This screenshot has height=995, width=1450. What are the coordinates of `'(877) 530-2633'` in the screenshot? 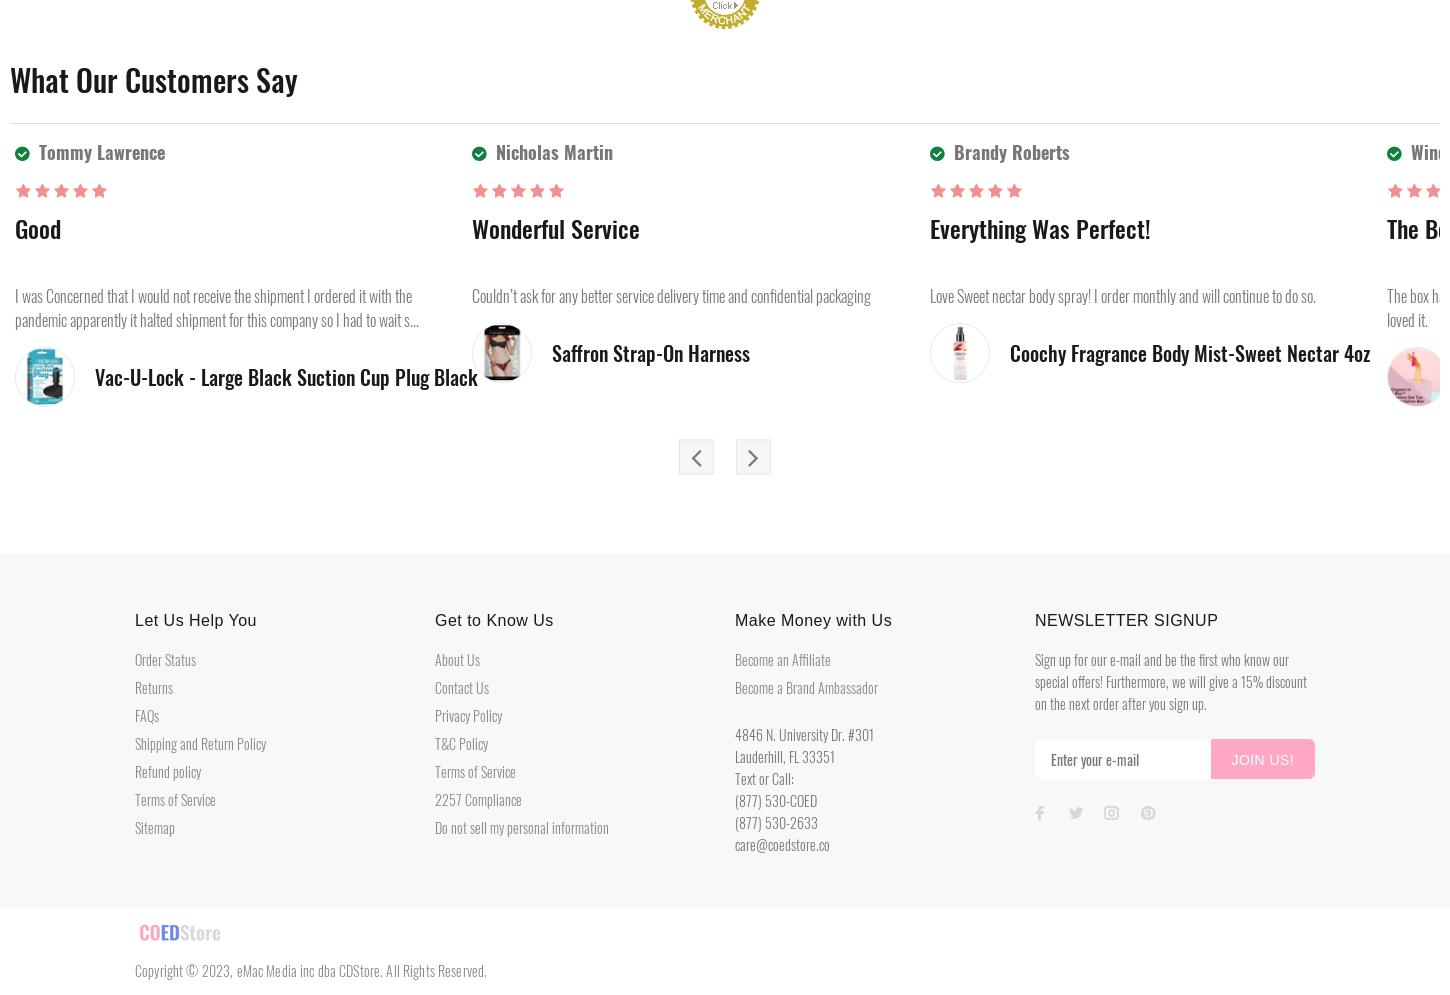 It's located at (776, 821).